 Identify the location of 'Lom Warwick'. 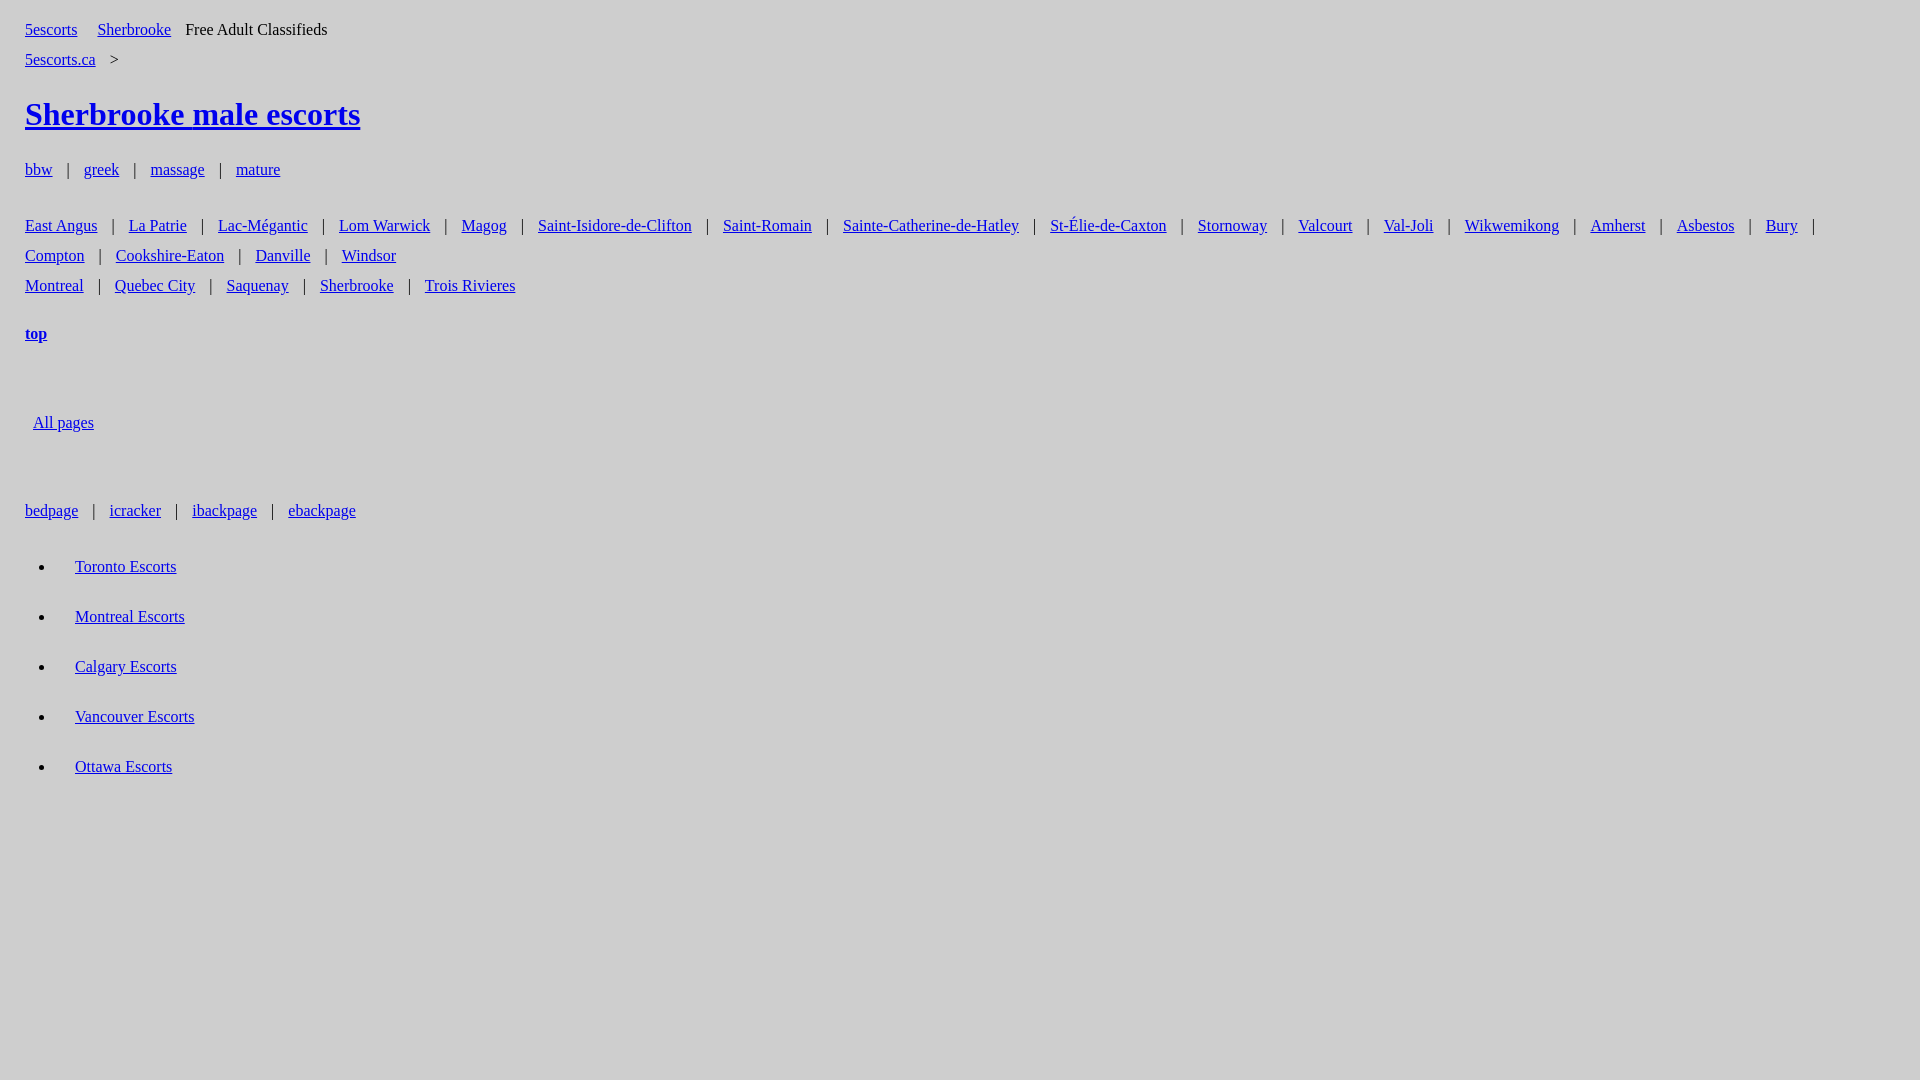
(384, 225).